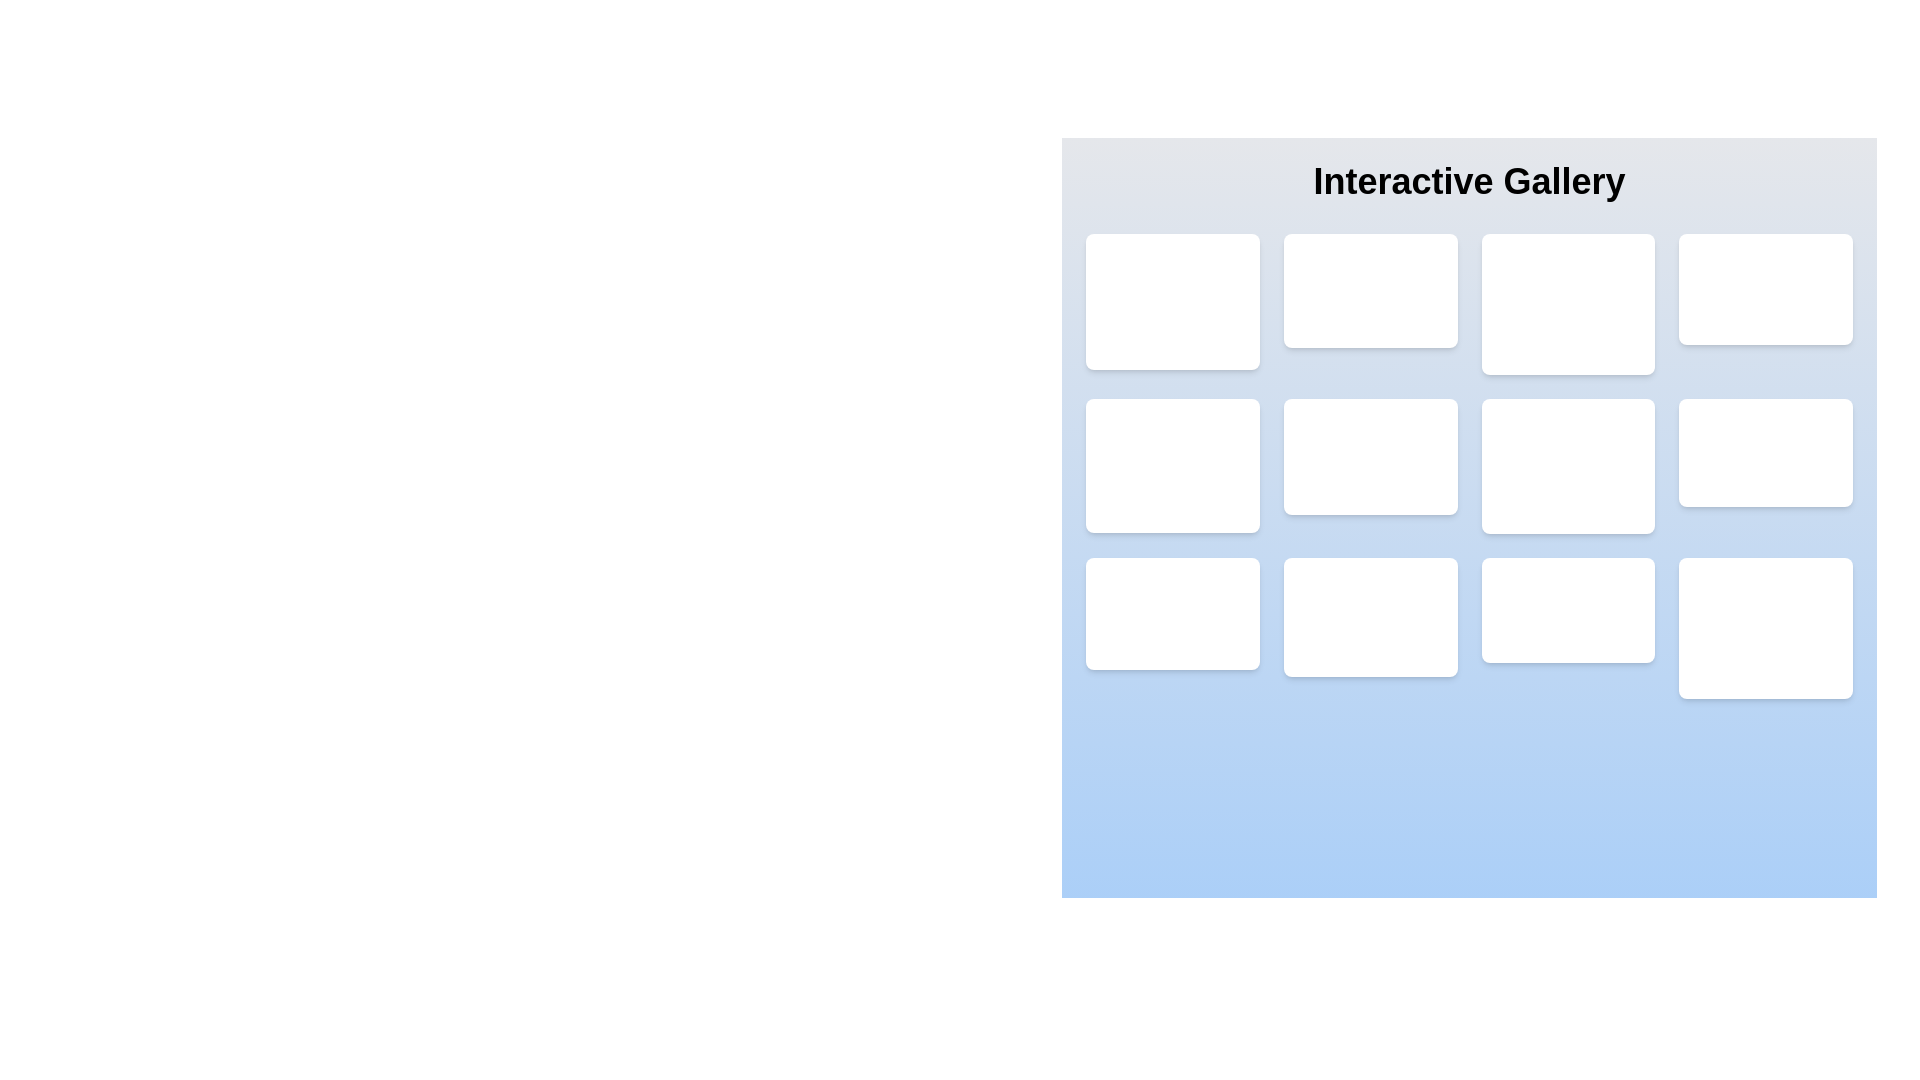 The image size is (1920, 1080). I want to click on the gallery card component displaying details about 'Artwork #9', which is the ninth item in a grid layout of twelve cards located in the bottom-left corner, so click(1172, 612).